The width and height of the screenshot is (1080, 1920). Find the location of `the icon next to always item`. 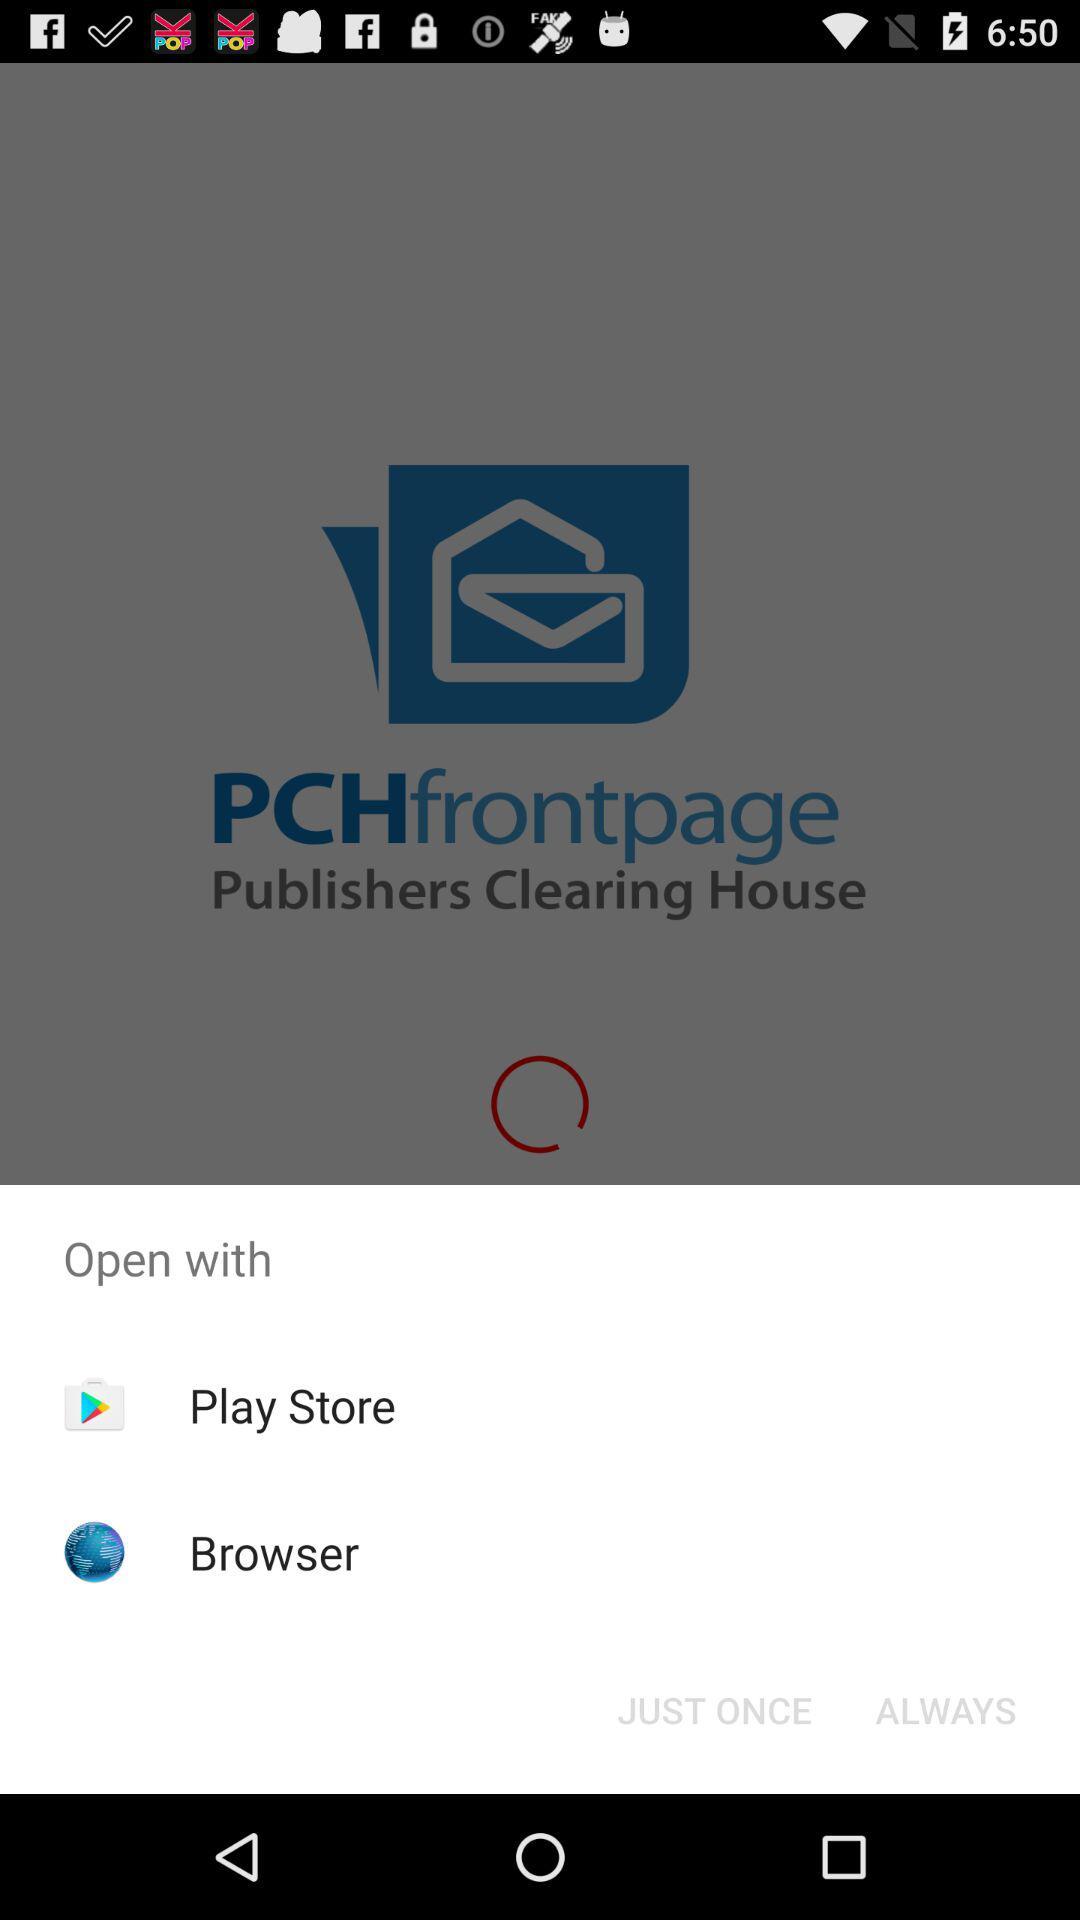

the icon next to always item is located at coordinates (713, 1708).